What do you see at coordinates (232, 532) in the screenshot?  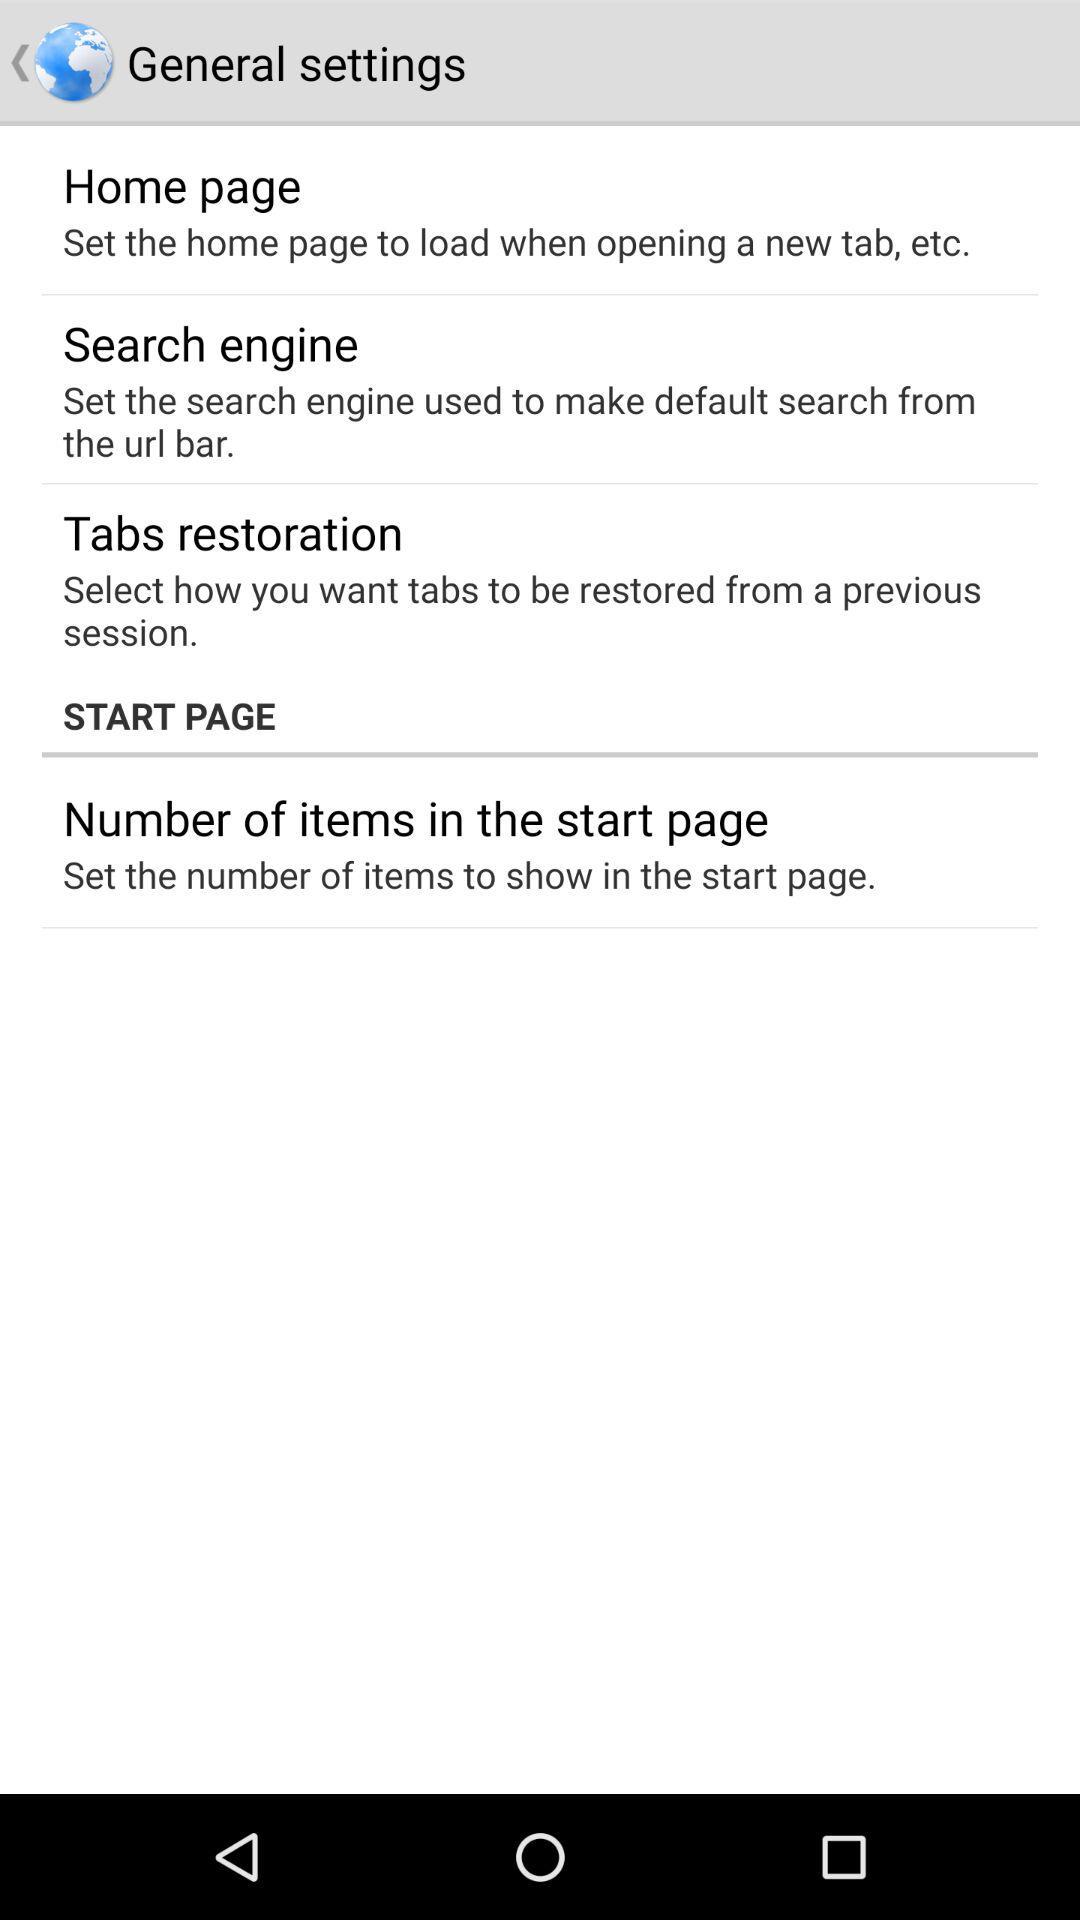 I see `icon above select how you app` at bounding box center [232, 532].